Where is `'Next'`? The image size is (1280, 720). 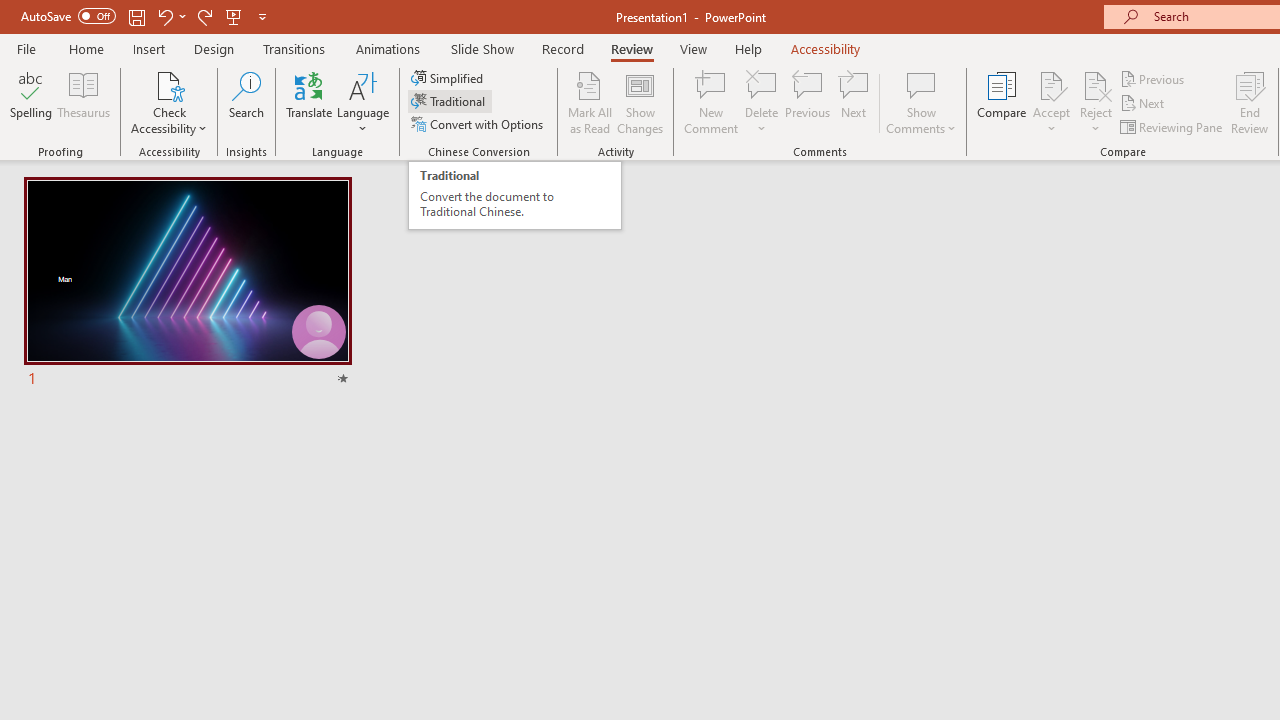 'Next' is located at coordinates (1144, 103).